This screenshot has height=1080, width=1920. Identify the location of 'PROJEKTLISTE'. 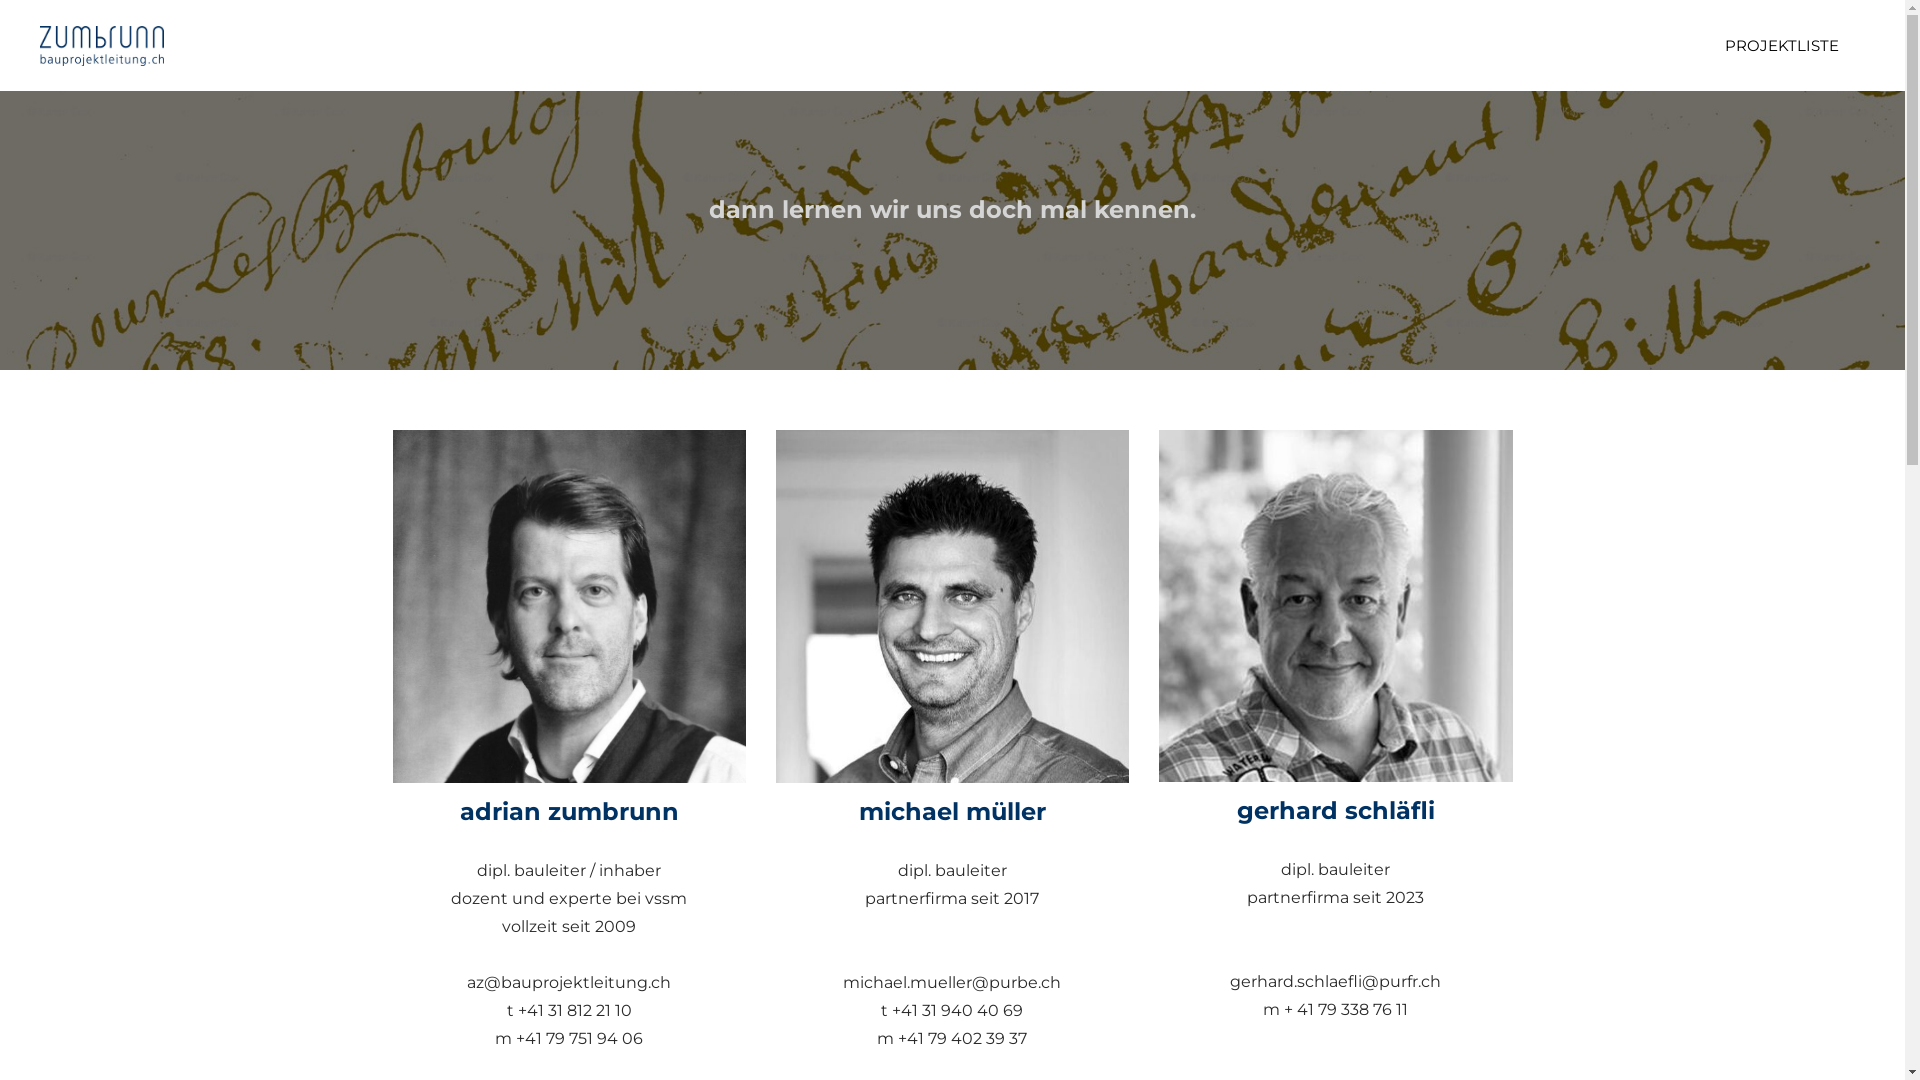
(1781, 45).